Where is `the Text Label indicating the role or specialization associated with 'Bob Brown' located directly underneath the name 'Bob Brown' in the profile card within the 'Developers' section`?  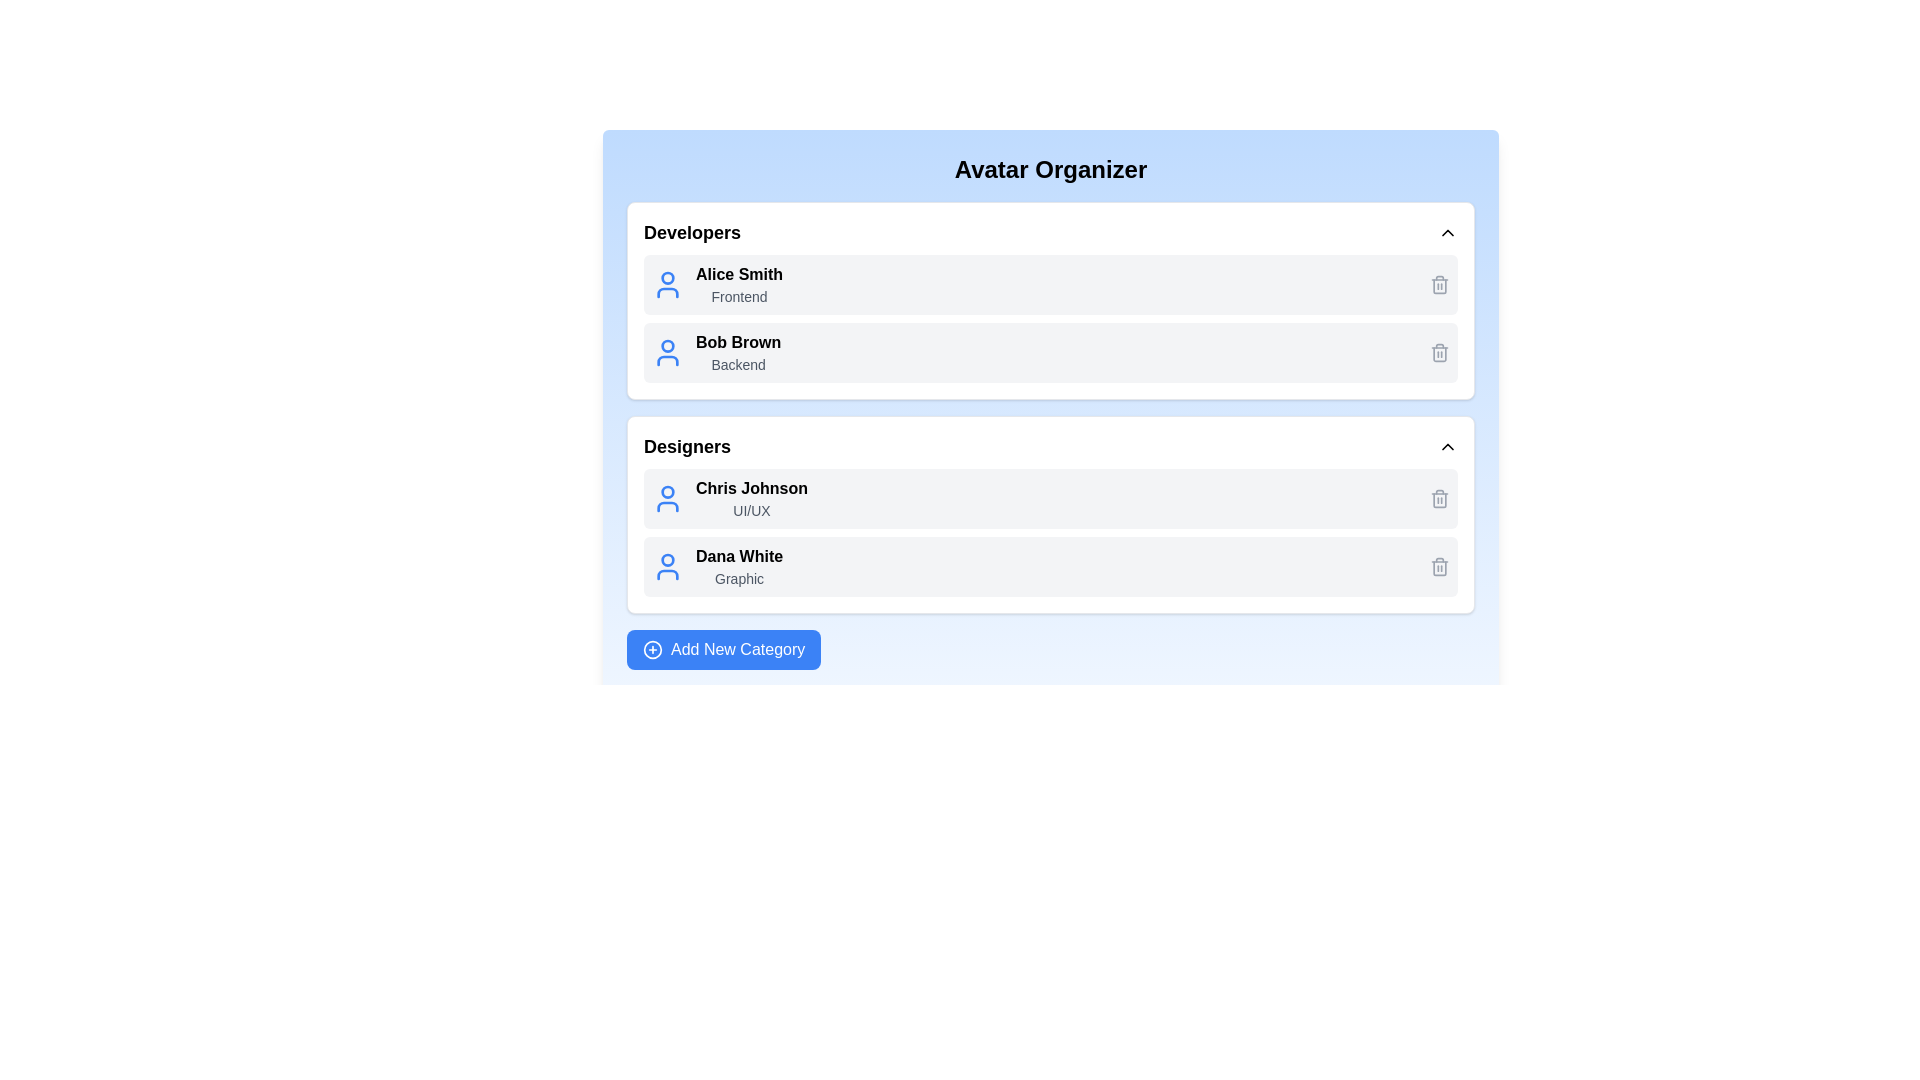 the Text Label indicating the role or specialization associated with 'Bob Brown' located directly underneath the name 'Bob Brown' in the profile card within the 'Developers' section is located at coordinates (737, 365).